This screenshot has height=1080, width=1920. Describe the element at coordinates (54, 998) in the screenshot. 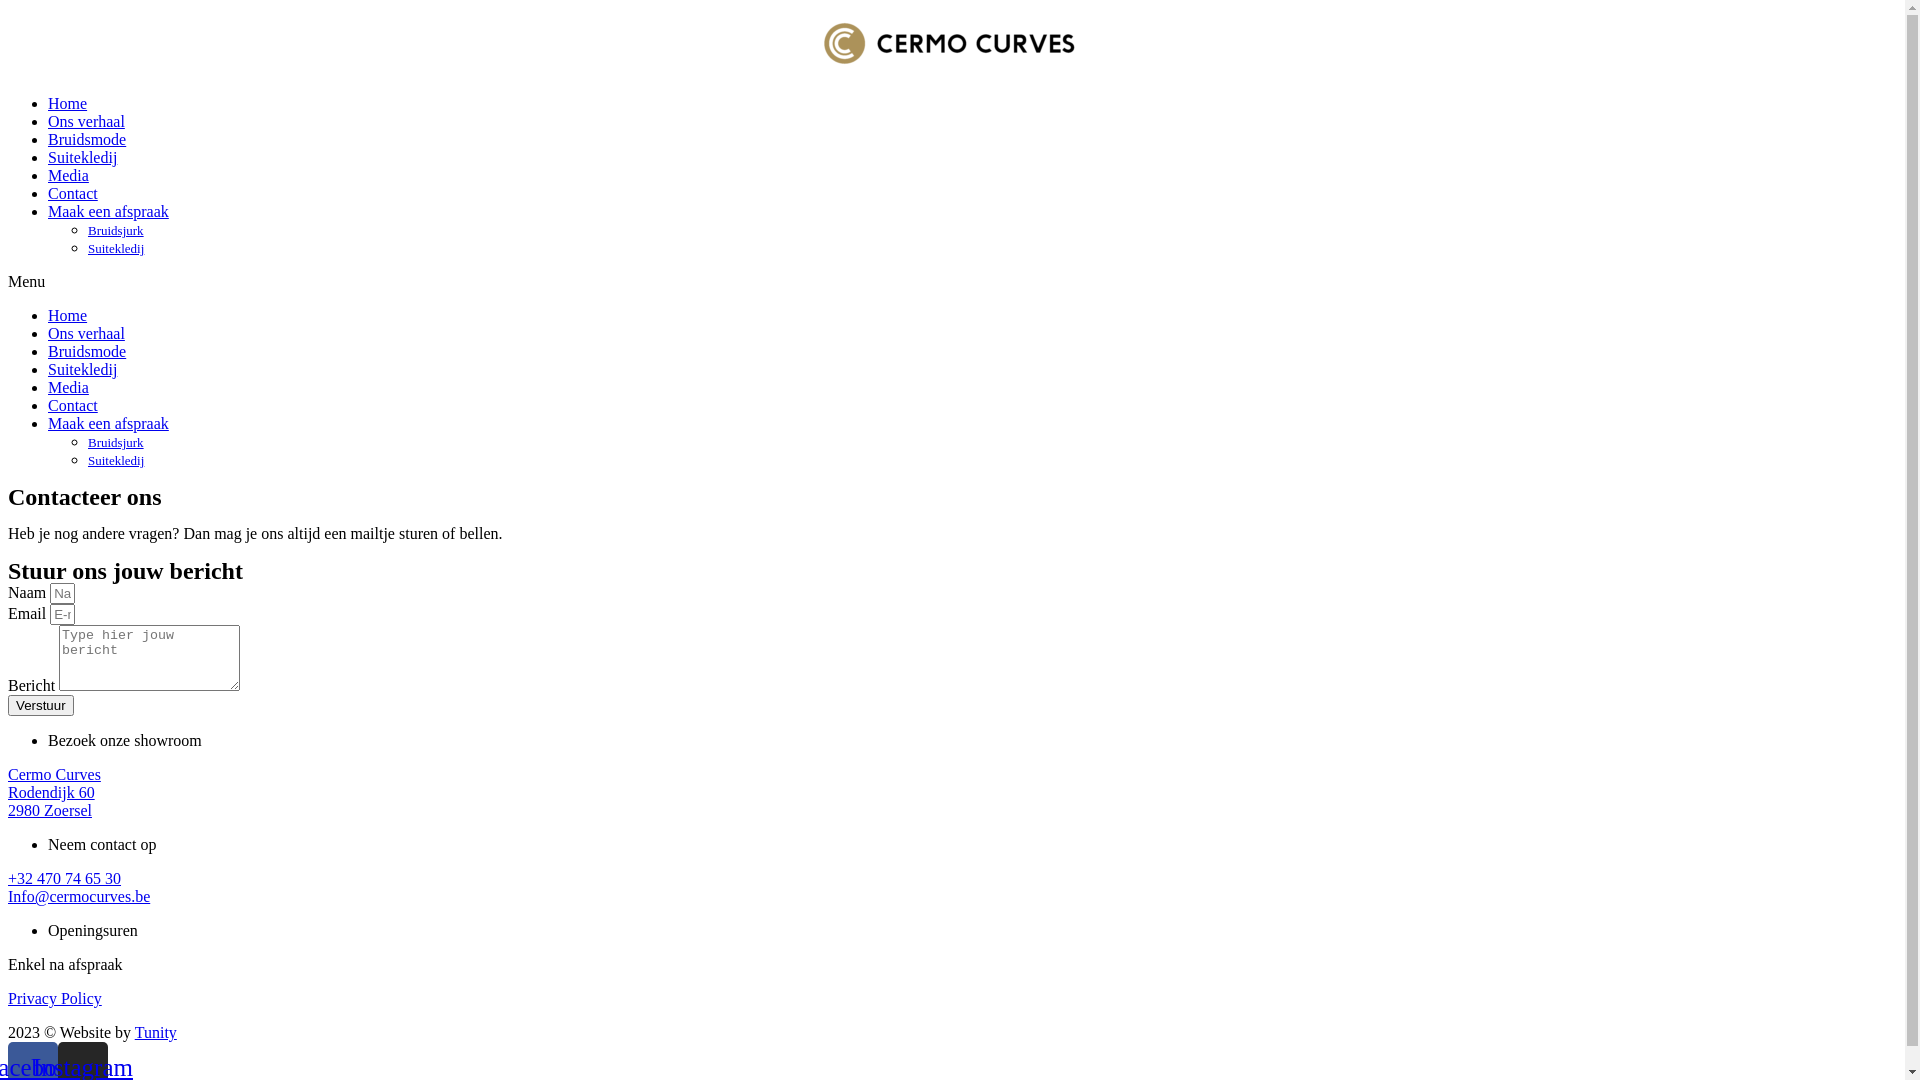

I see `'Privacy Policy'` at that location.